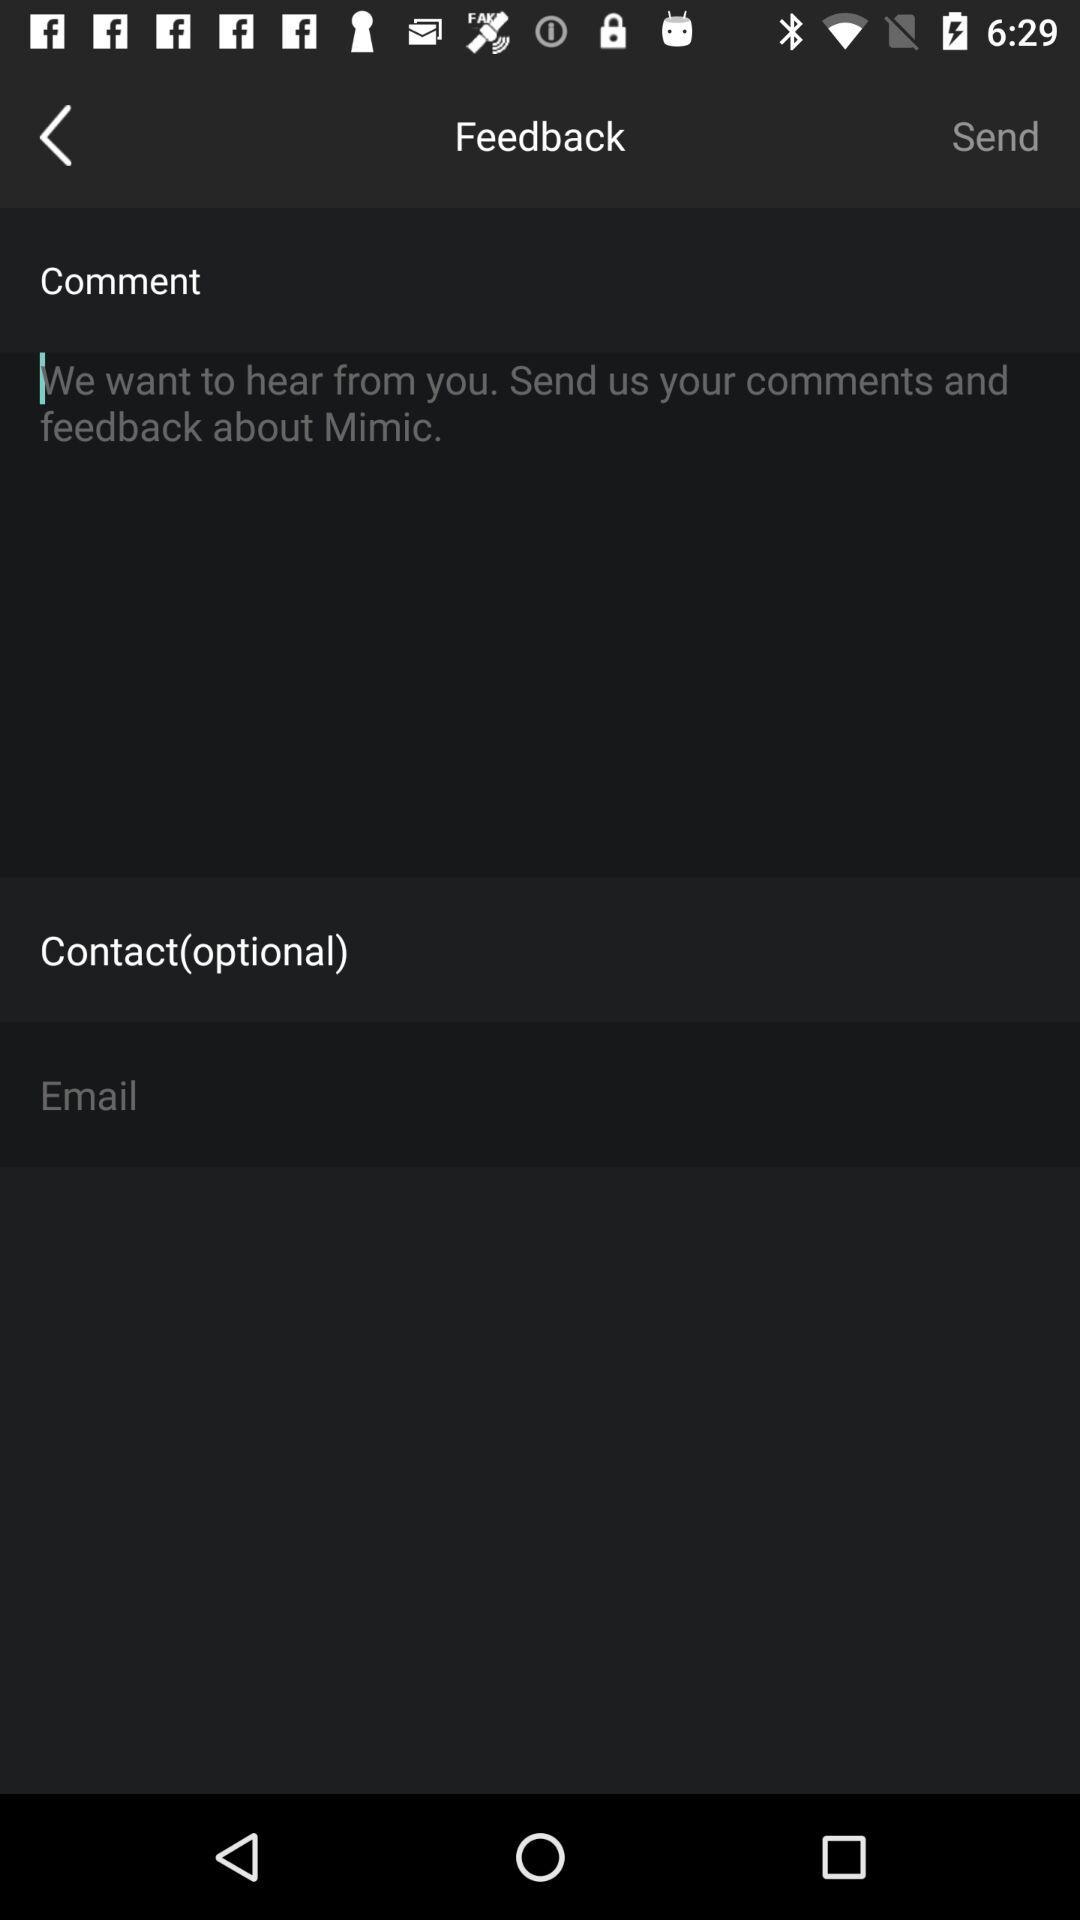 This screenshot has width=1080, height=1920. Describe the element at coordinates (54, 134) in the screenshot. I see `item above the comment` at that location.